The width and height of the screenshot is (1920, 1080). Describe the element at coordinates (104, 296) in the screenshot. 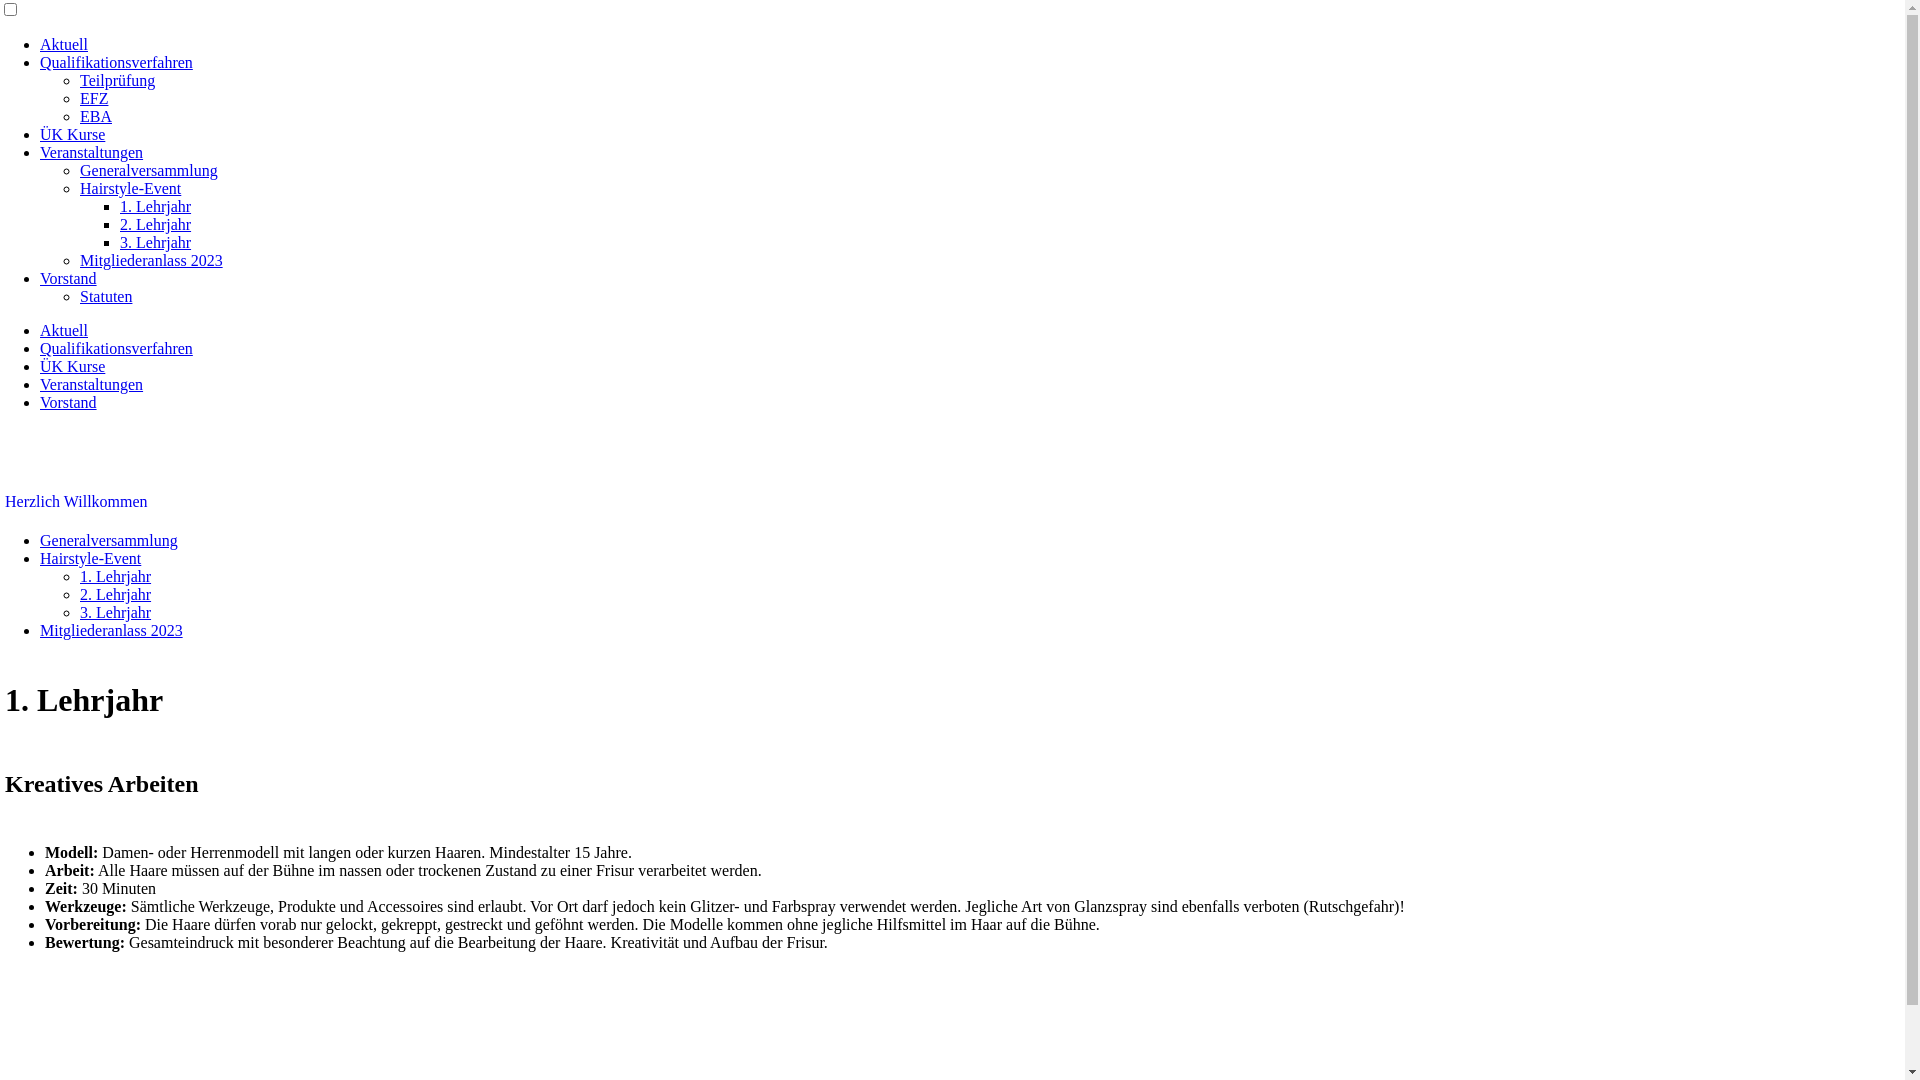

I see `'Statuten'` at that location.